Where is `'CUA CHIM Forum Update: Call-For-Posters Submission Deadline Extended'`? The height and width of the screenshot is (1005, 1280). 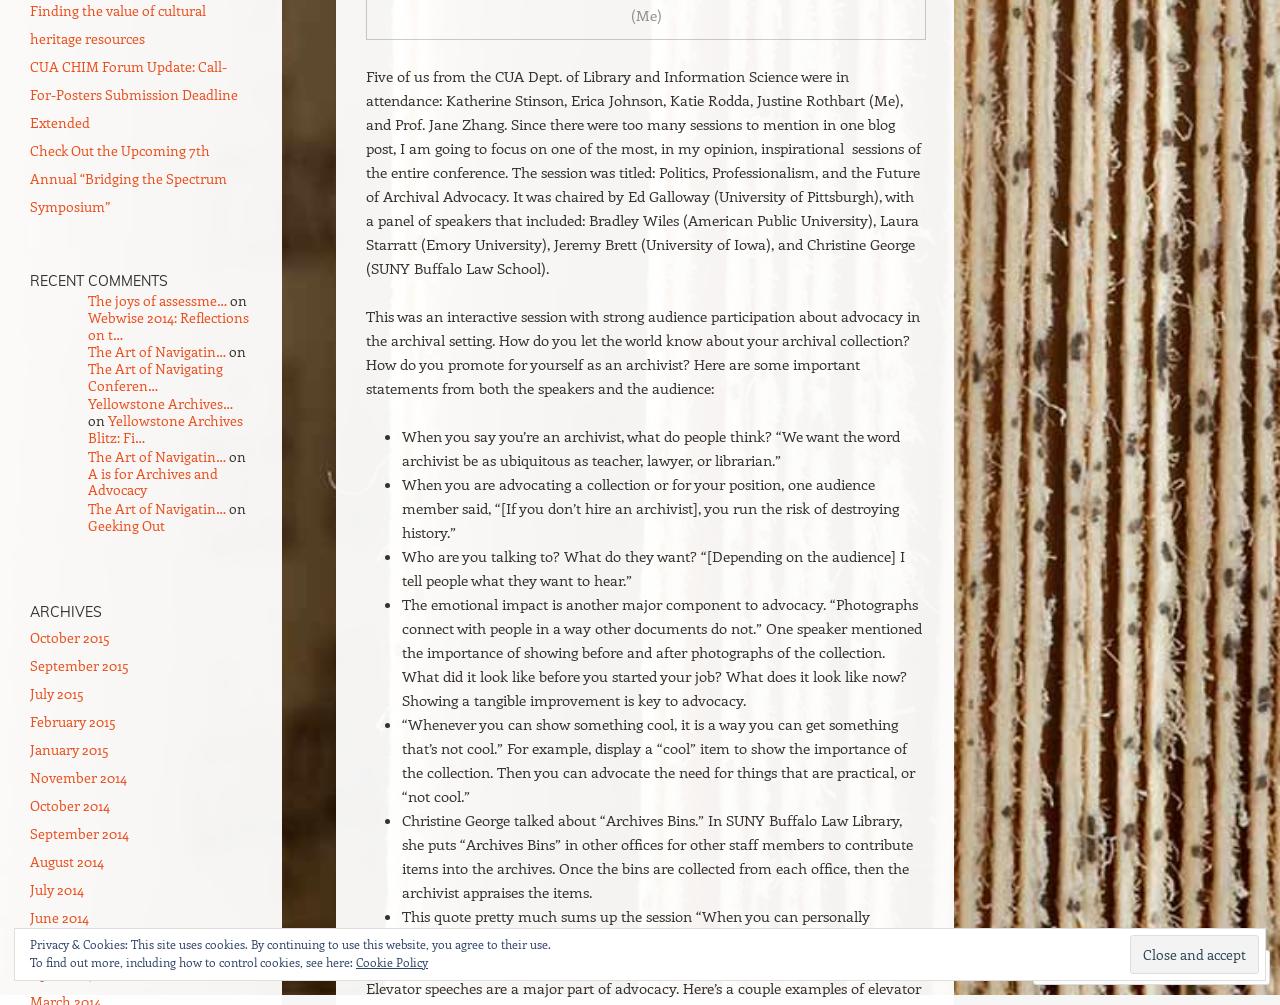
'CUA CHIM Forum Update: Call-For-Posters Submission Deadline Extended' is located at coordinates (133, 94).